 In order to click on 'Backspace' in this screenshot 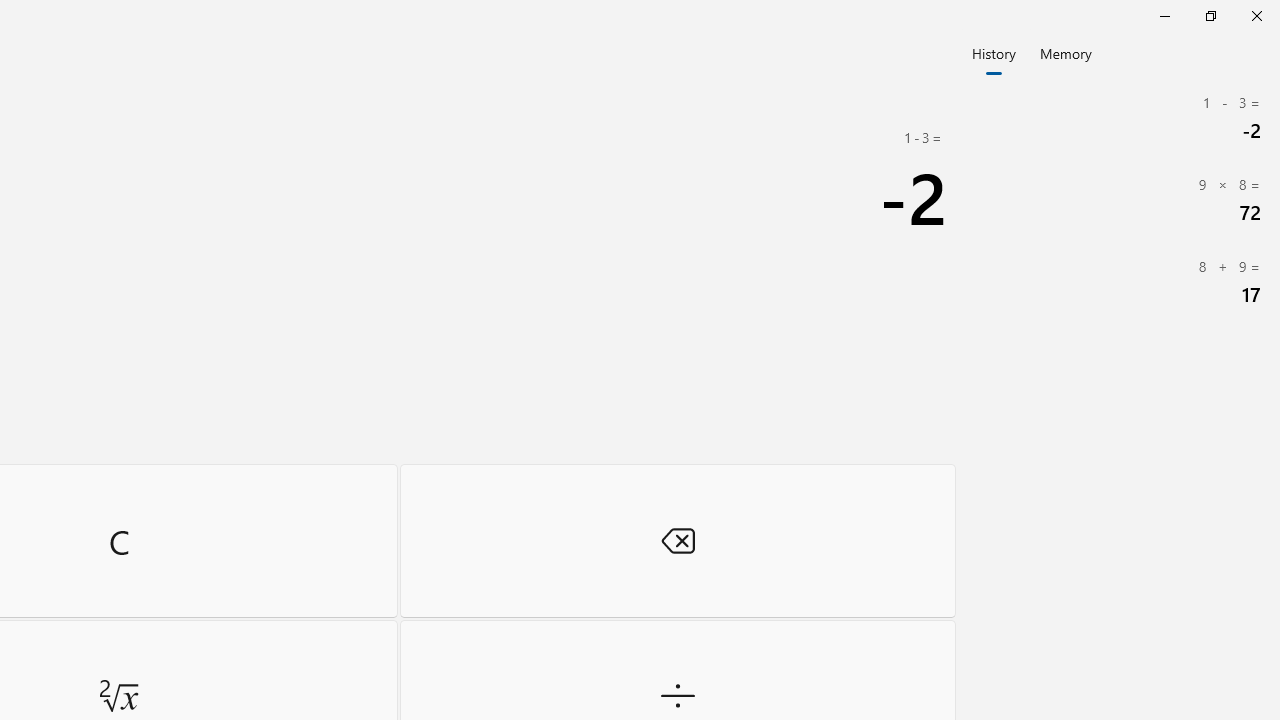, I will do `click(677, 540)`.